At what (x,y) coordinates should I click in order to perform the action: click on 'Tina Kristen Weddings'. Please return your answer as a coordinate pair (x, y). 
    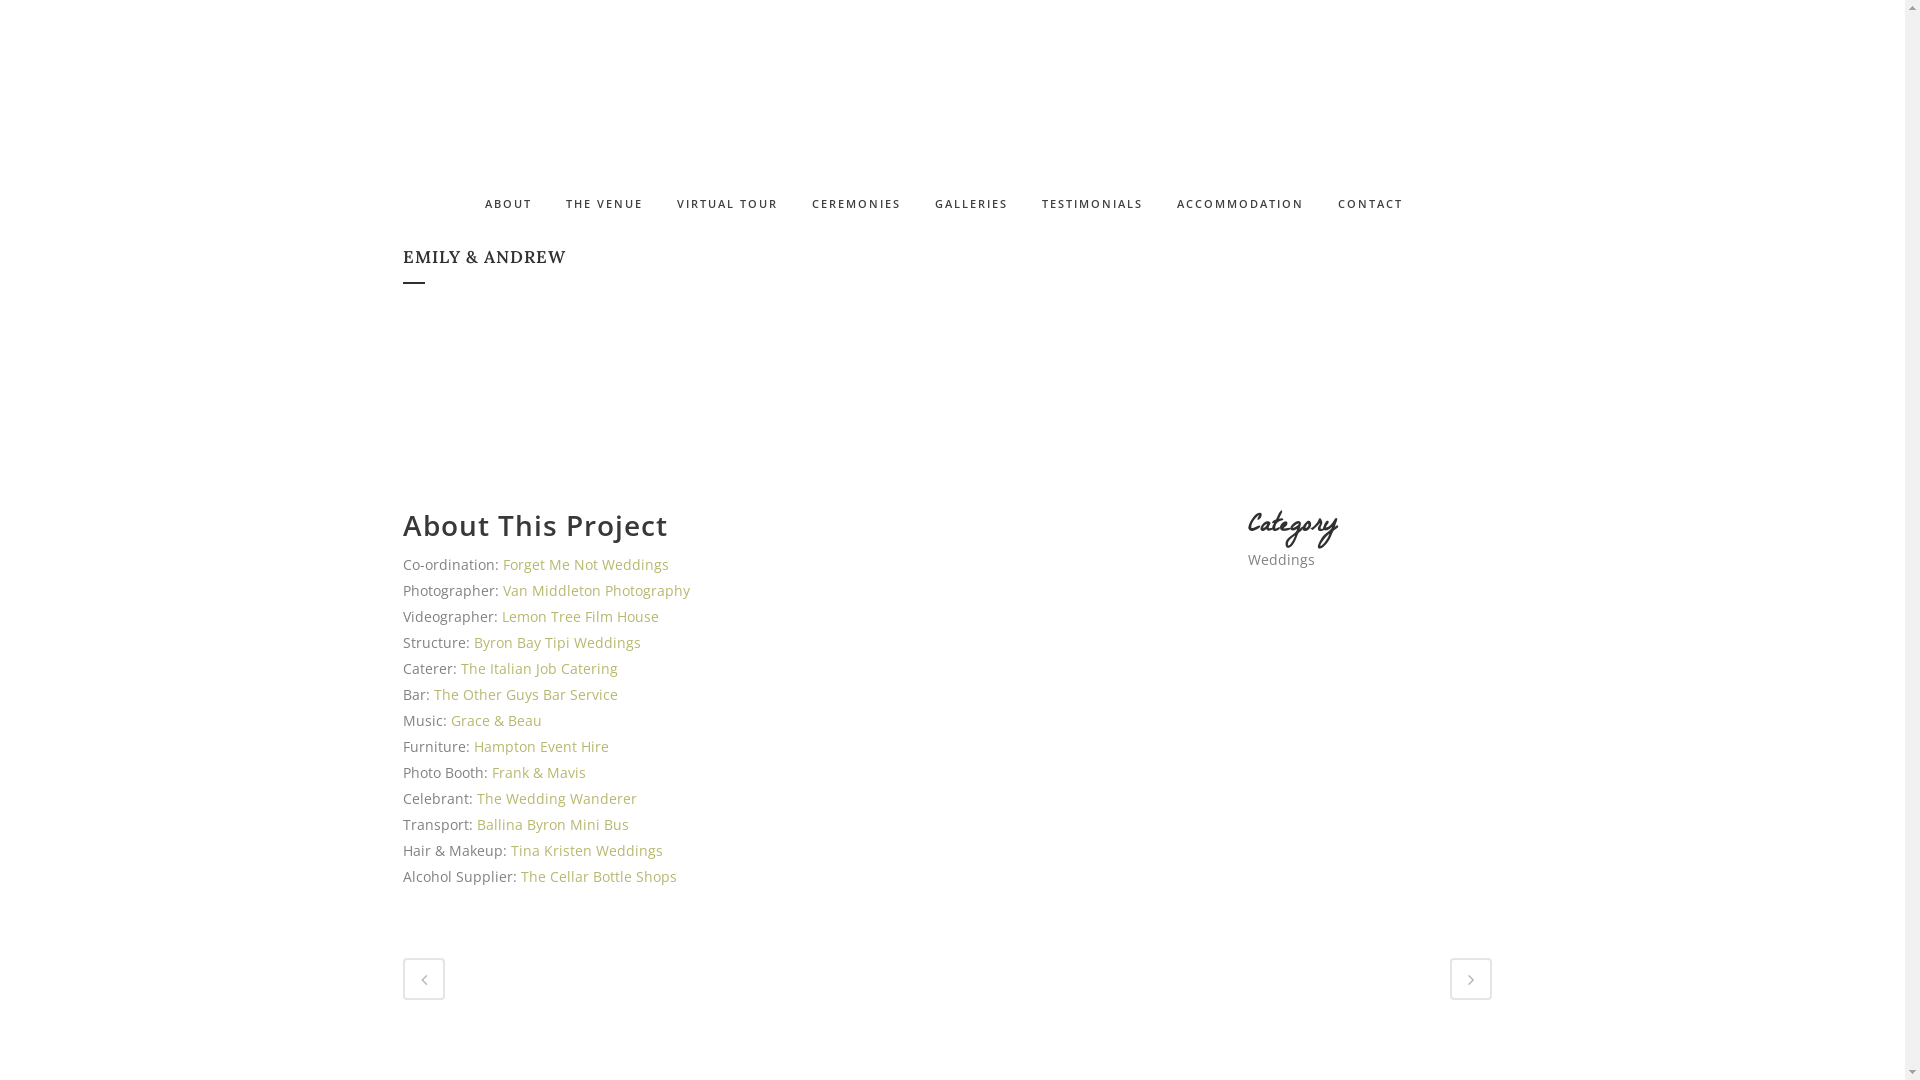
    Looking at the image, I should click on (584, 850).